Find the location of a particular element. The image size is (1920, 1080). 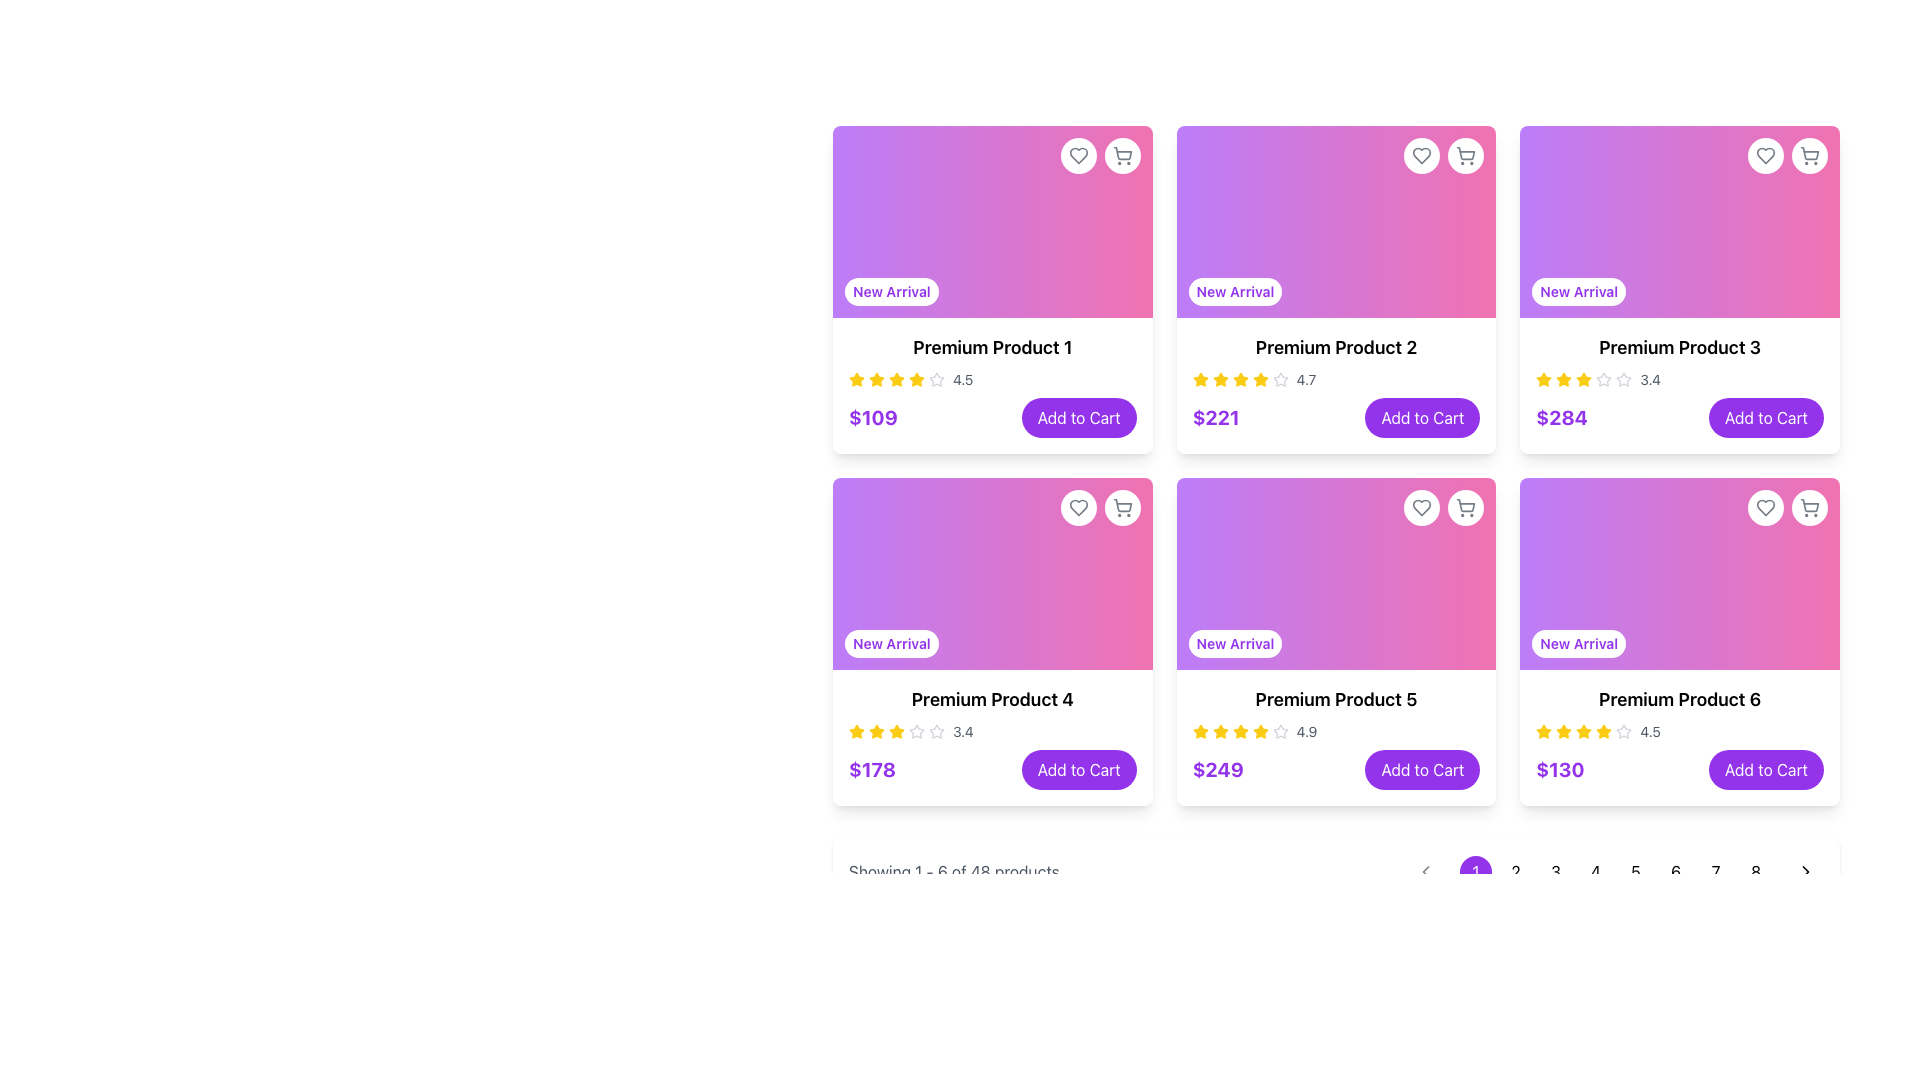

the shopping cart button icon located in the top-right corner of the 'Premium Product 6' card is located at coordinates (1809, 504).